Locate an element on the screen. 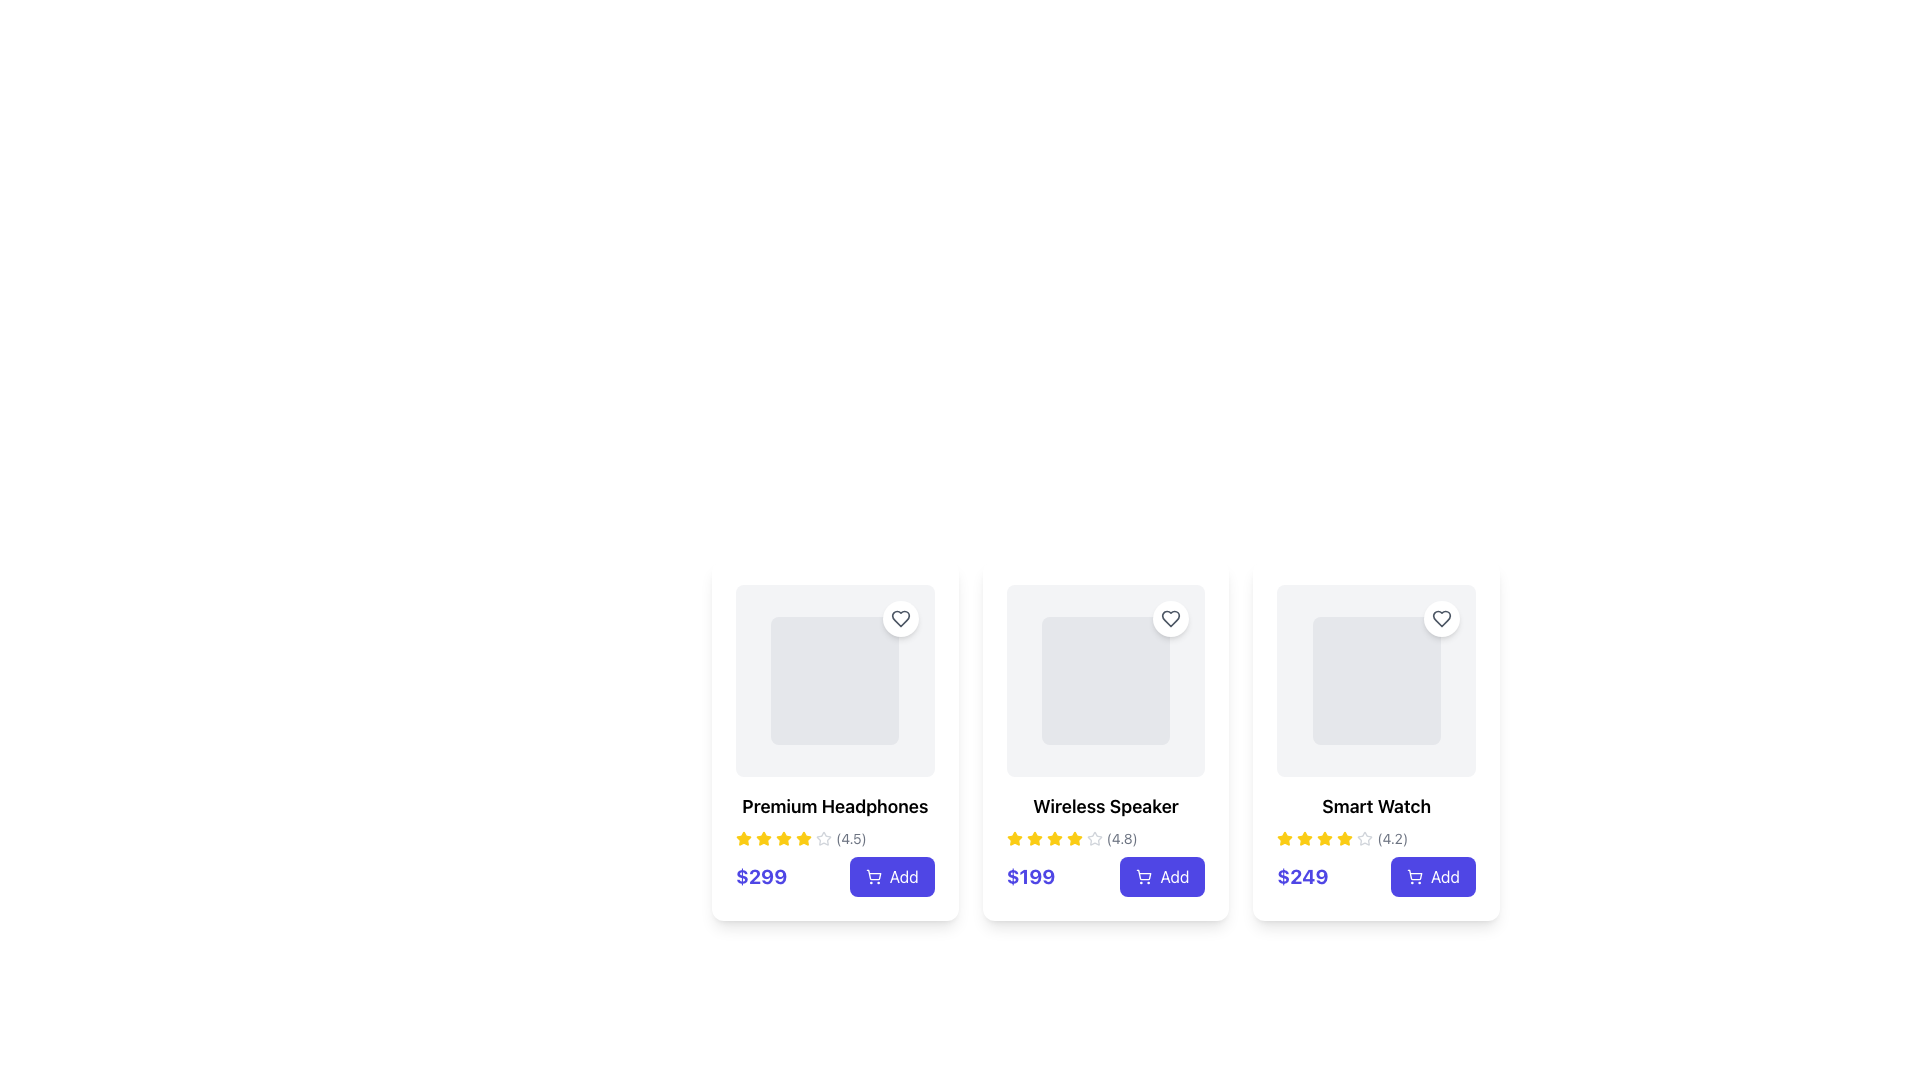  the large, light gray rectangular image placeholder located at the top section of the 'Premium Headphones' product card for detailed product view is located at coordinates (835, 680).